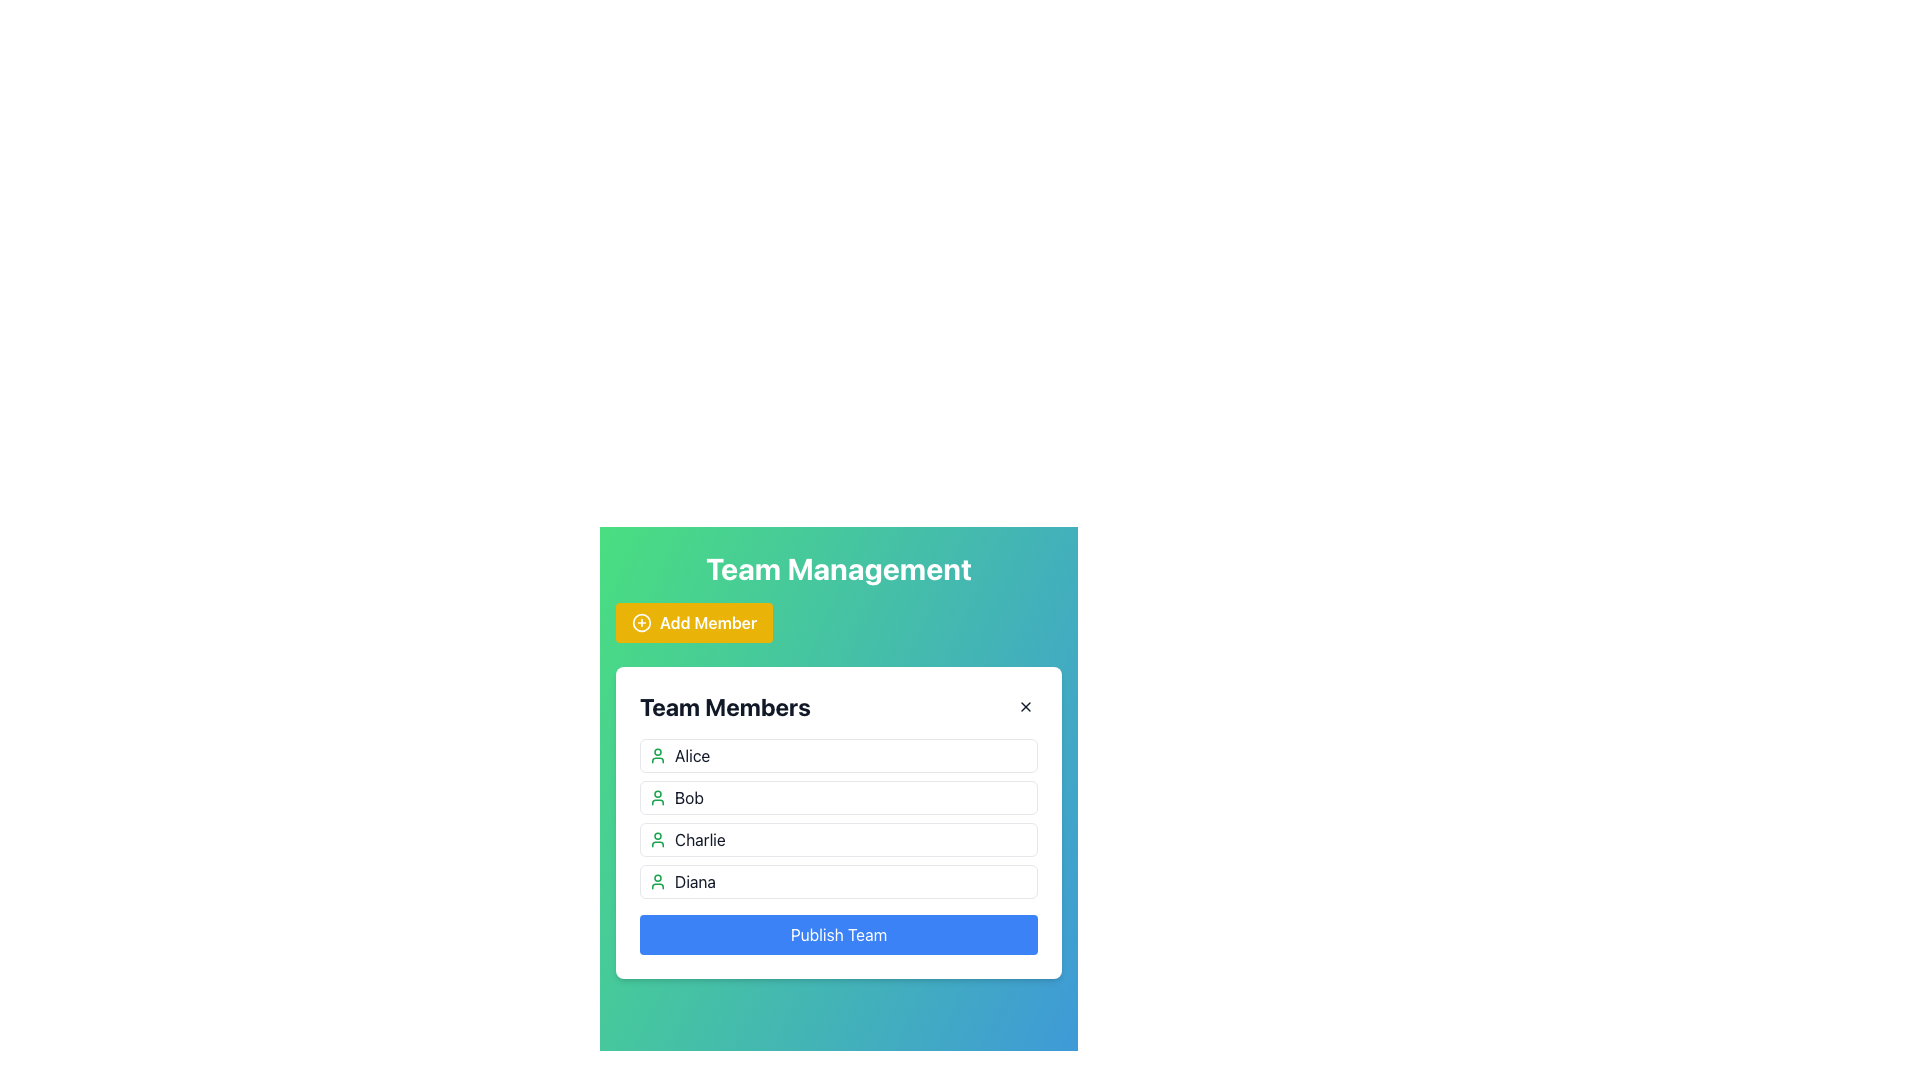 The height and width of the screenshot is (1080, 1920). I want to click on a selectable item, so click(839, 818).